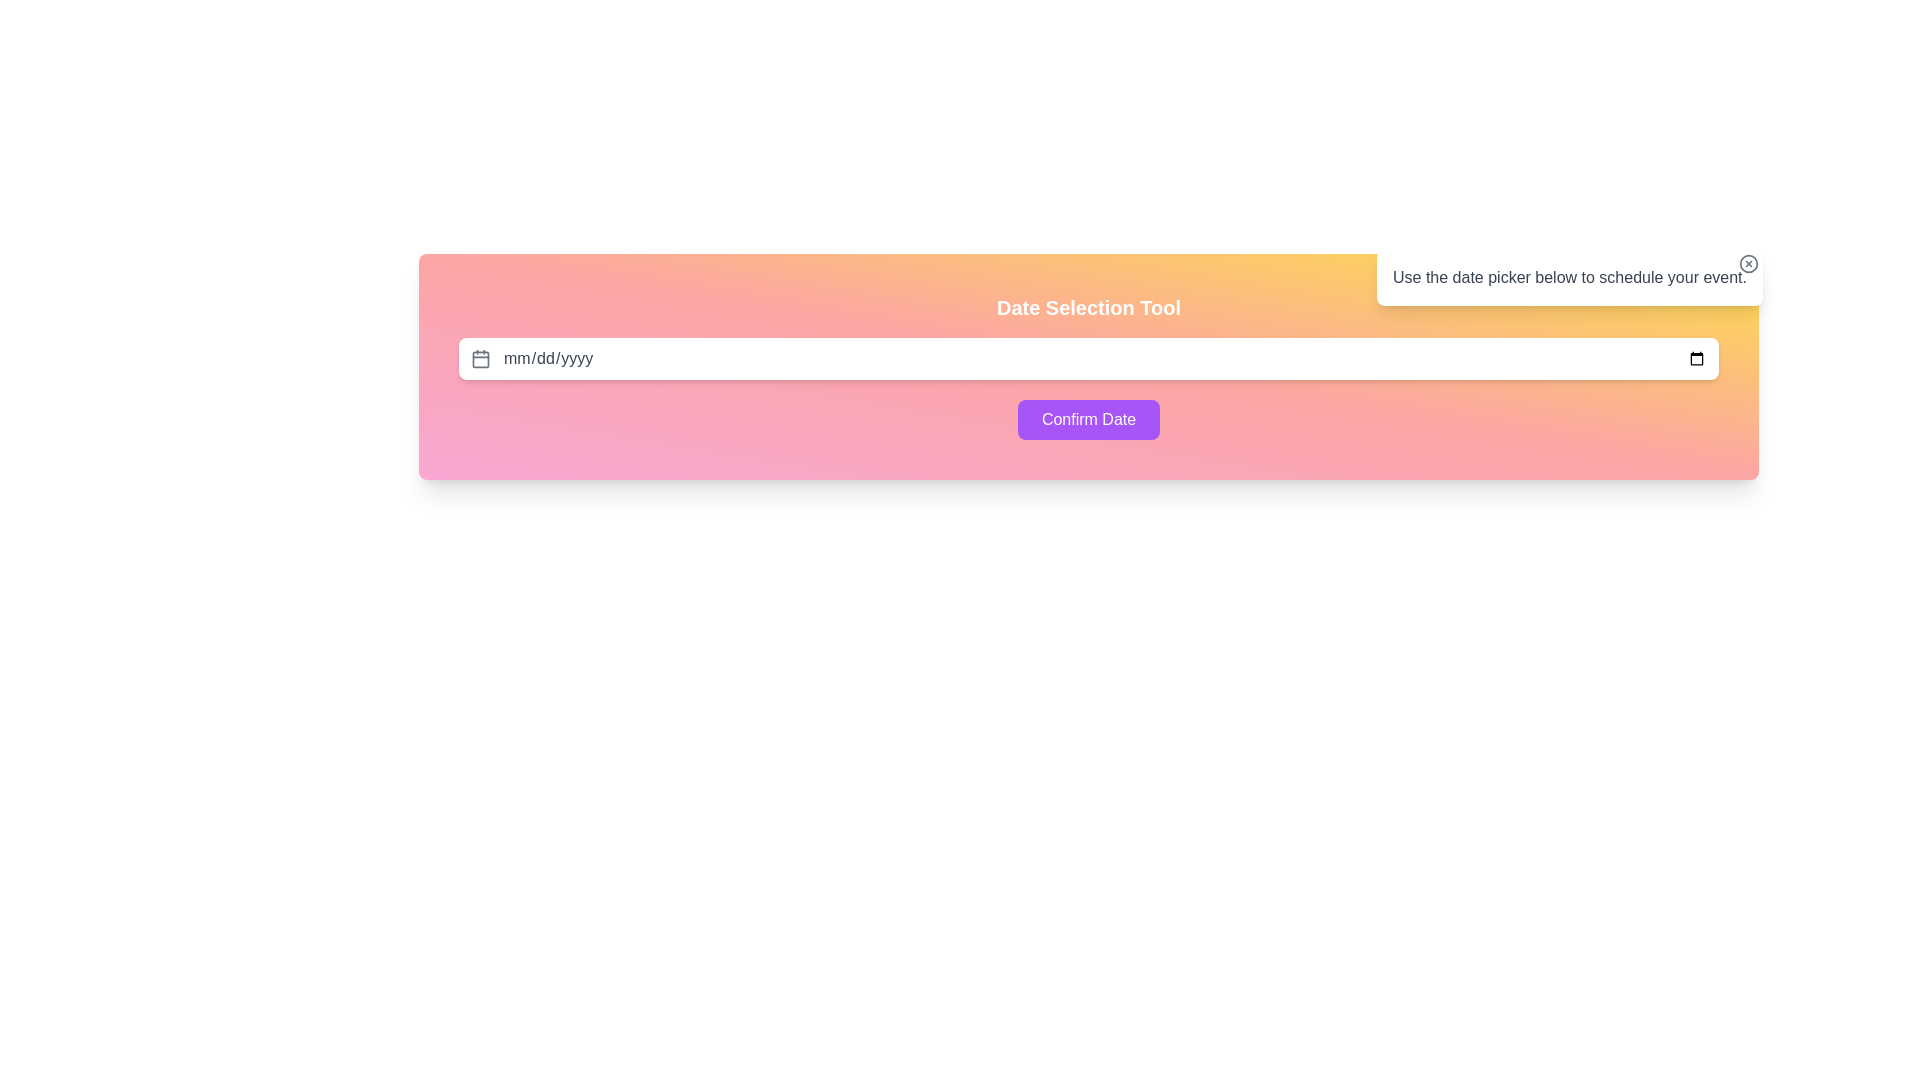  I want to click on the gray calendar icon located to the left of the text field, so click(480, 357).